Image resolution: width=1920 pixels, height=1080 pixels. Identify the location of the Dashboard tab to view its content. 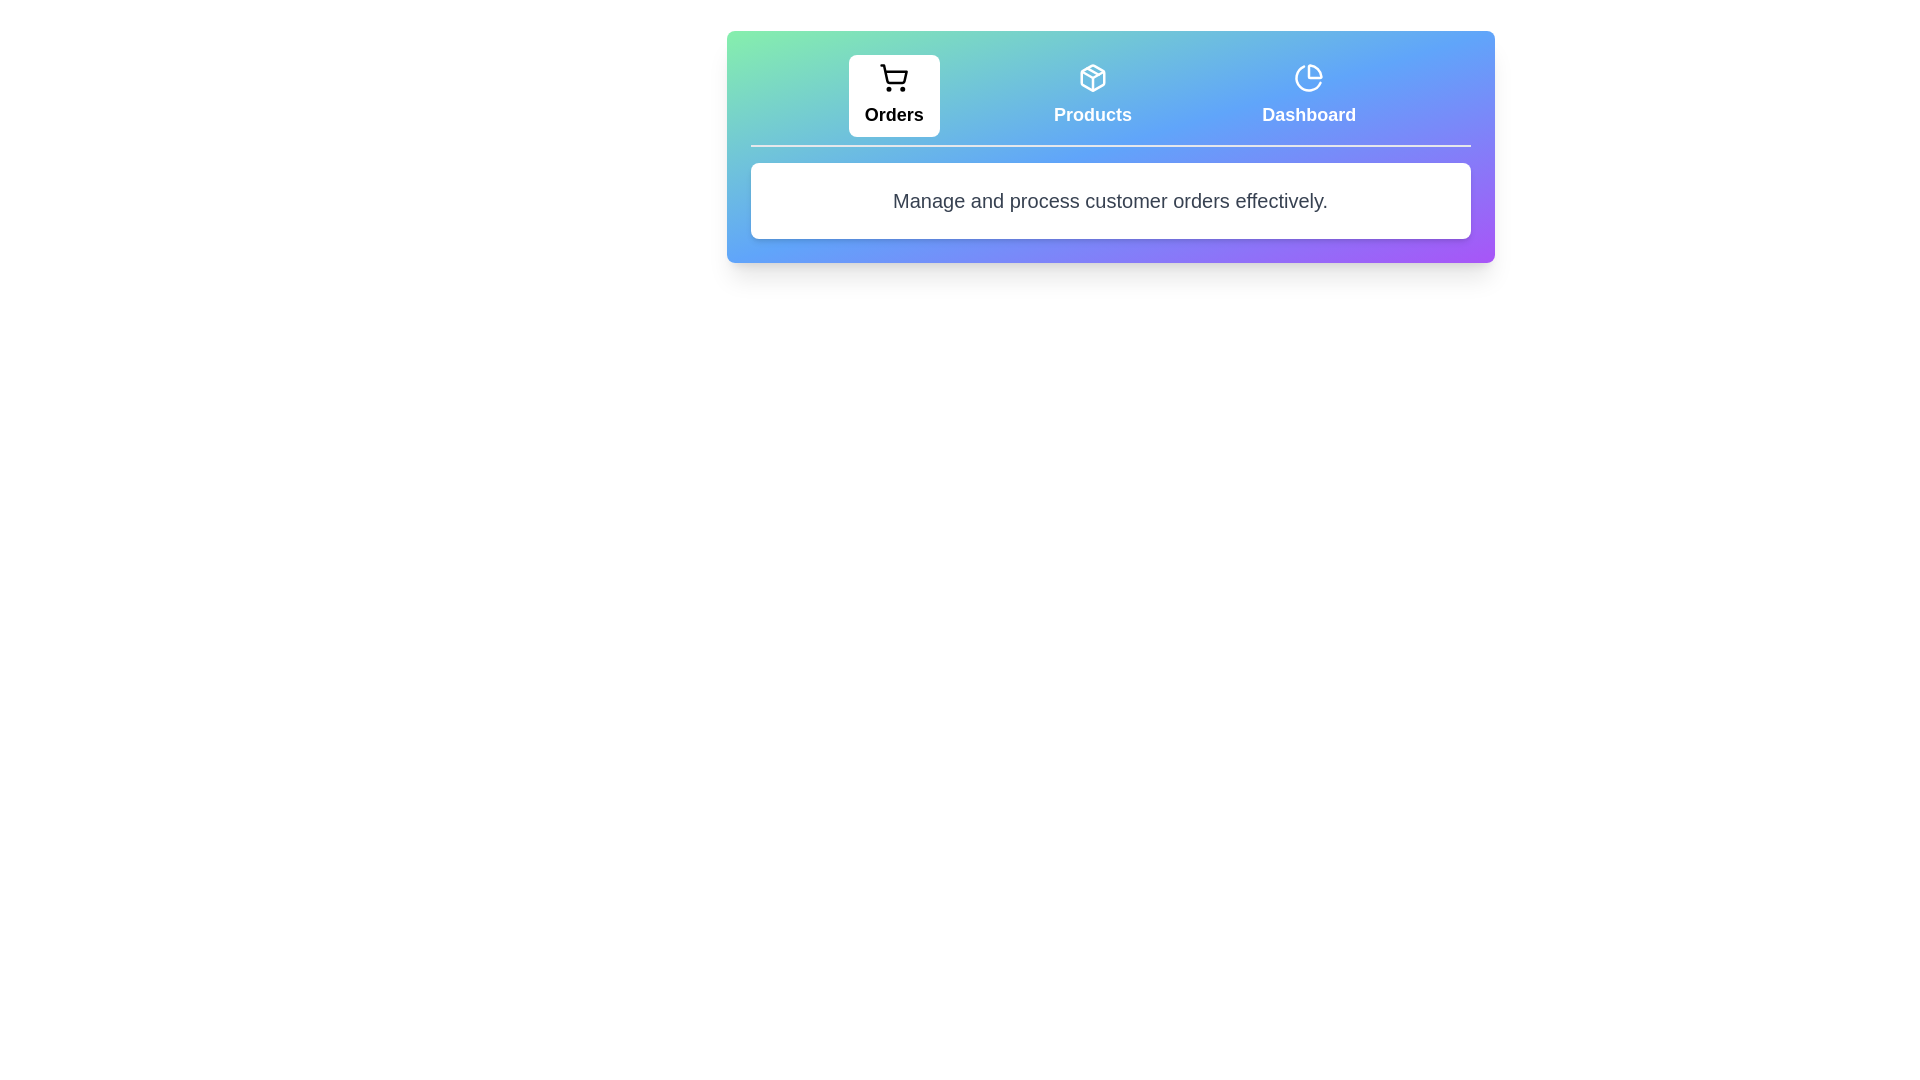
(1309, 96).